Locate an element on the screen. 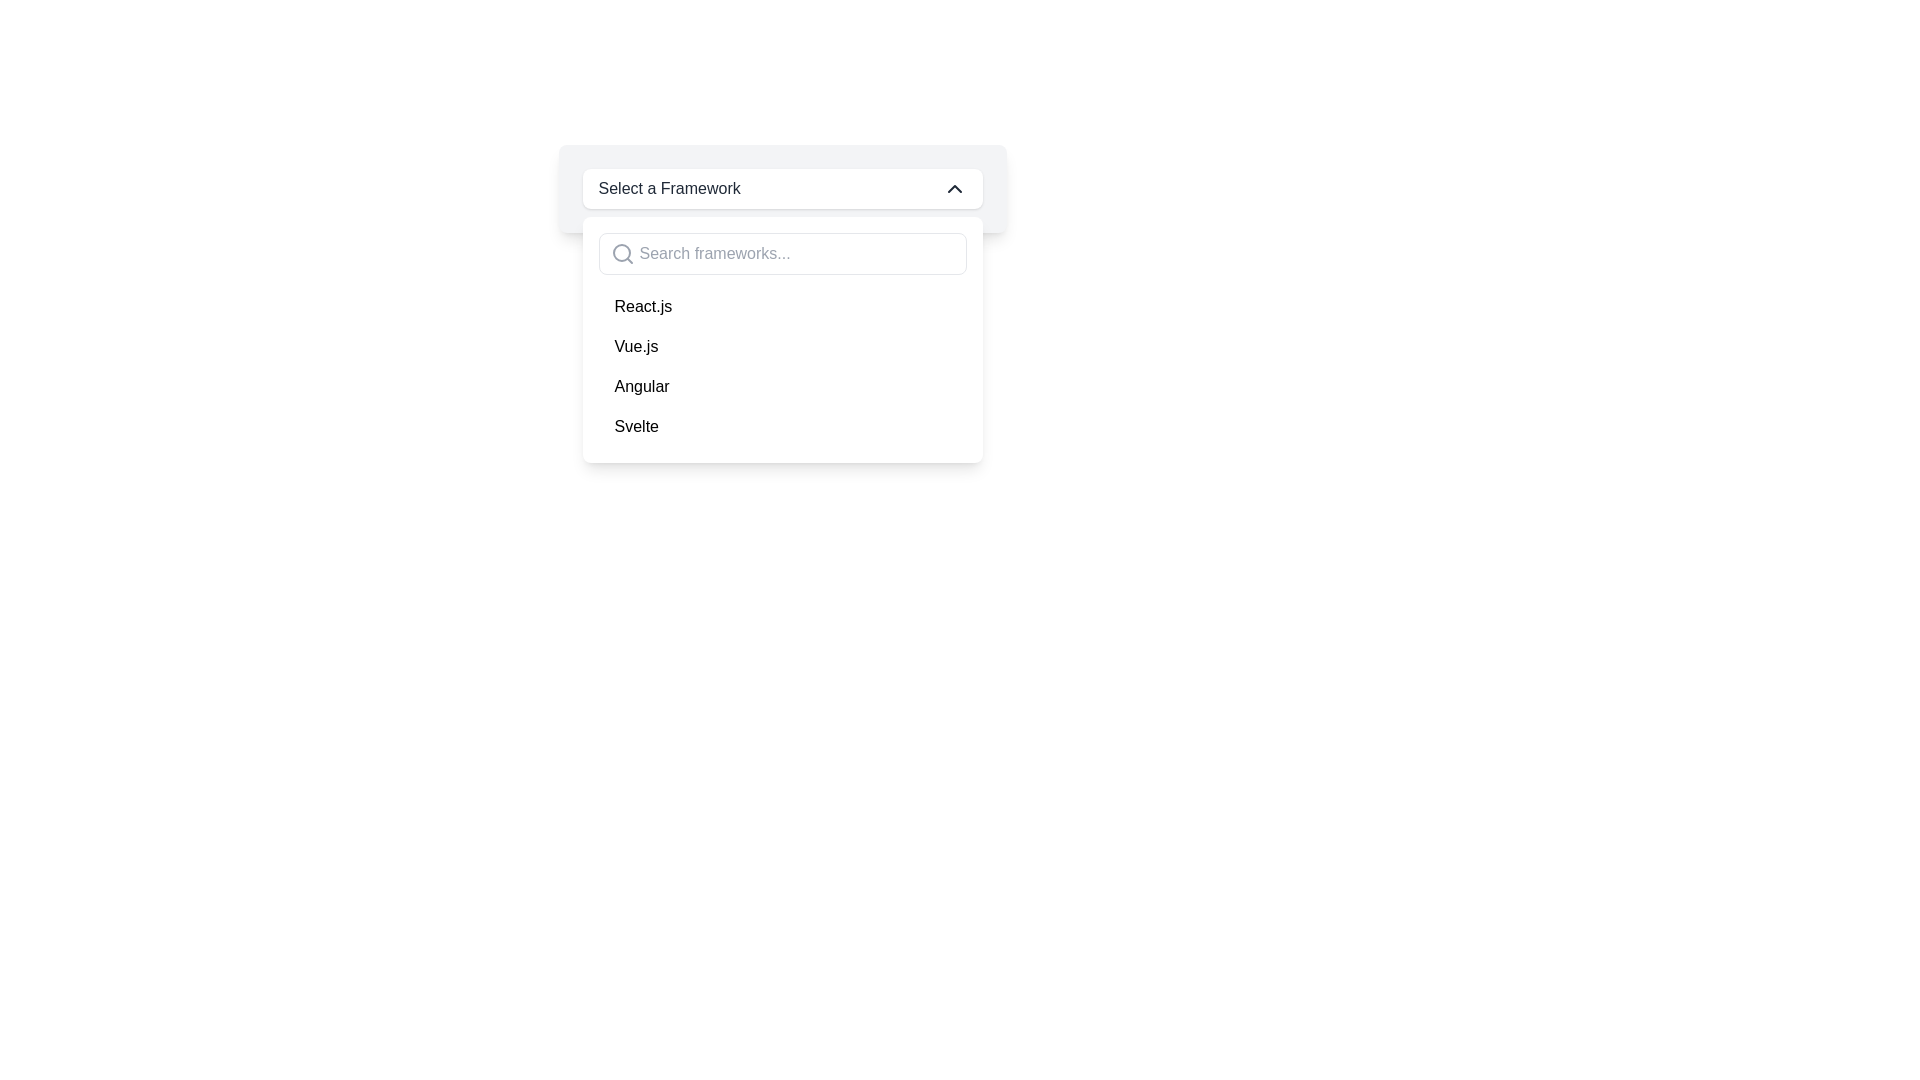 This screenshot has height=1080, width=1920. the 'Vue.js' selectable list item in the dropdown menu is located at coordinates (781, 346).